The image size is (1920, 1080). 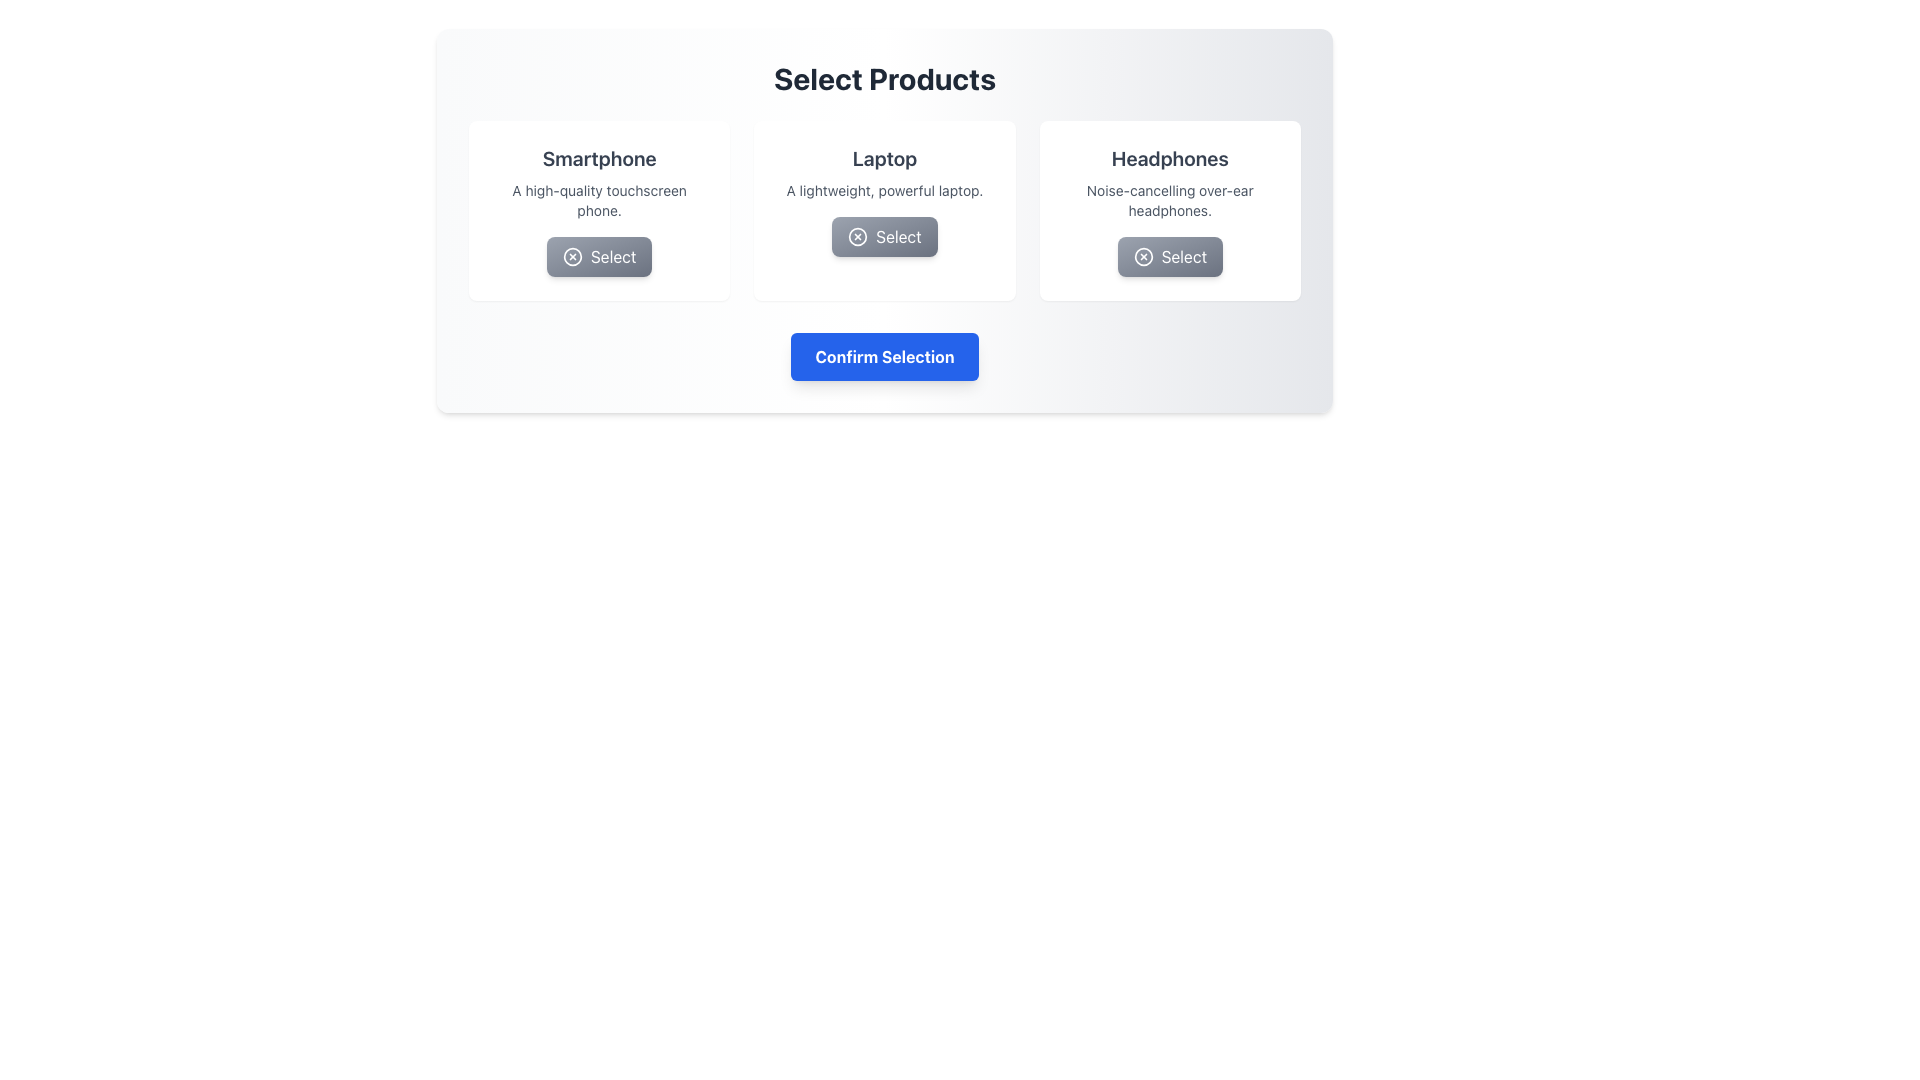 What do you see at coordinates (1170, 157) in the screenshot?
I see `the title text element identifying the 'Headphones' product, which is positioned at the top of the product card above the description` at bounding box center [1170, 157].